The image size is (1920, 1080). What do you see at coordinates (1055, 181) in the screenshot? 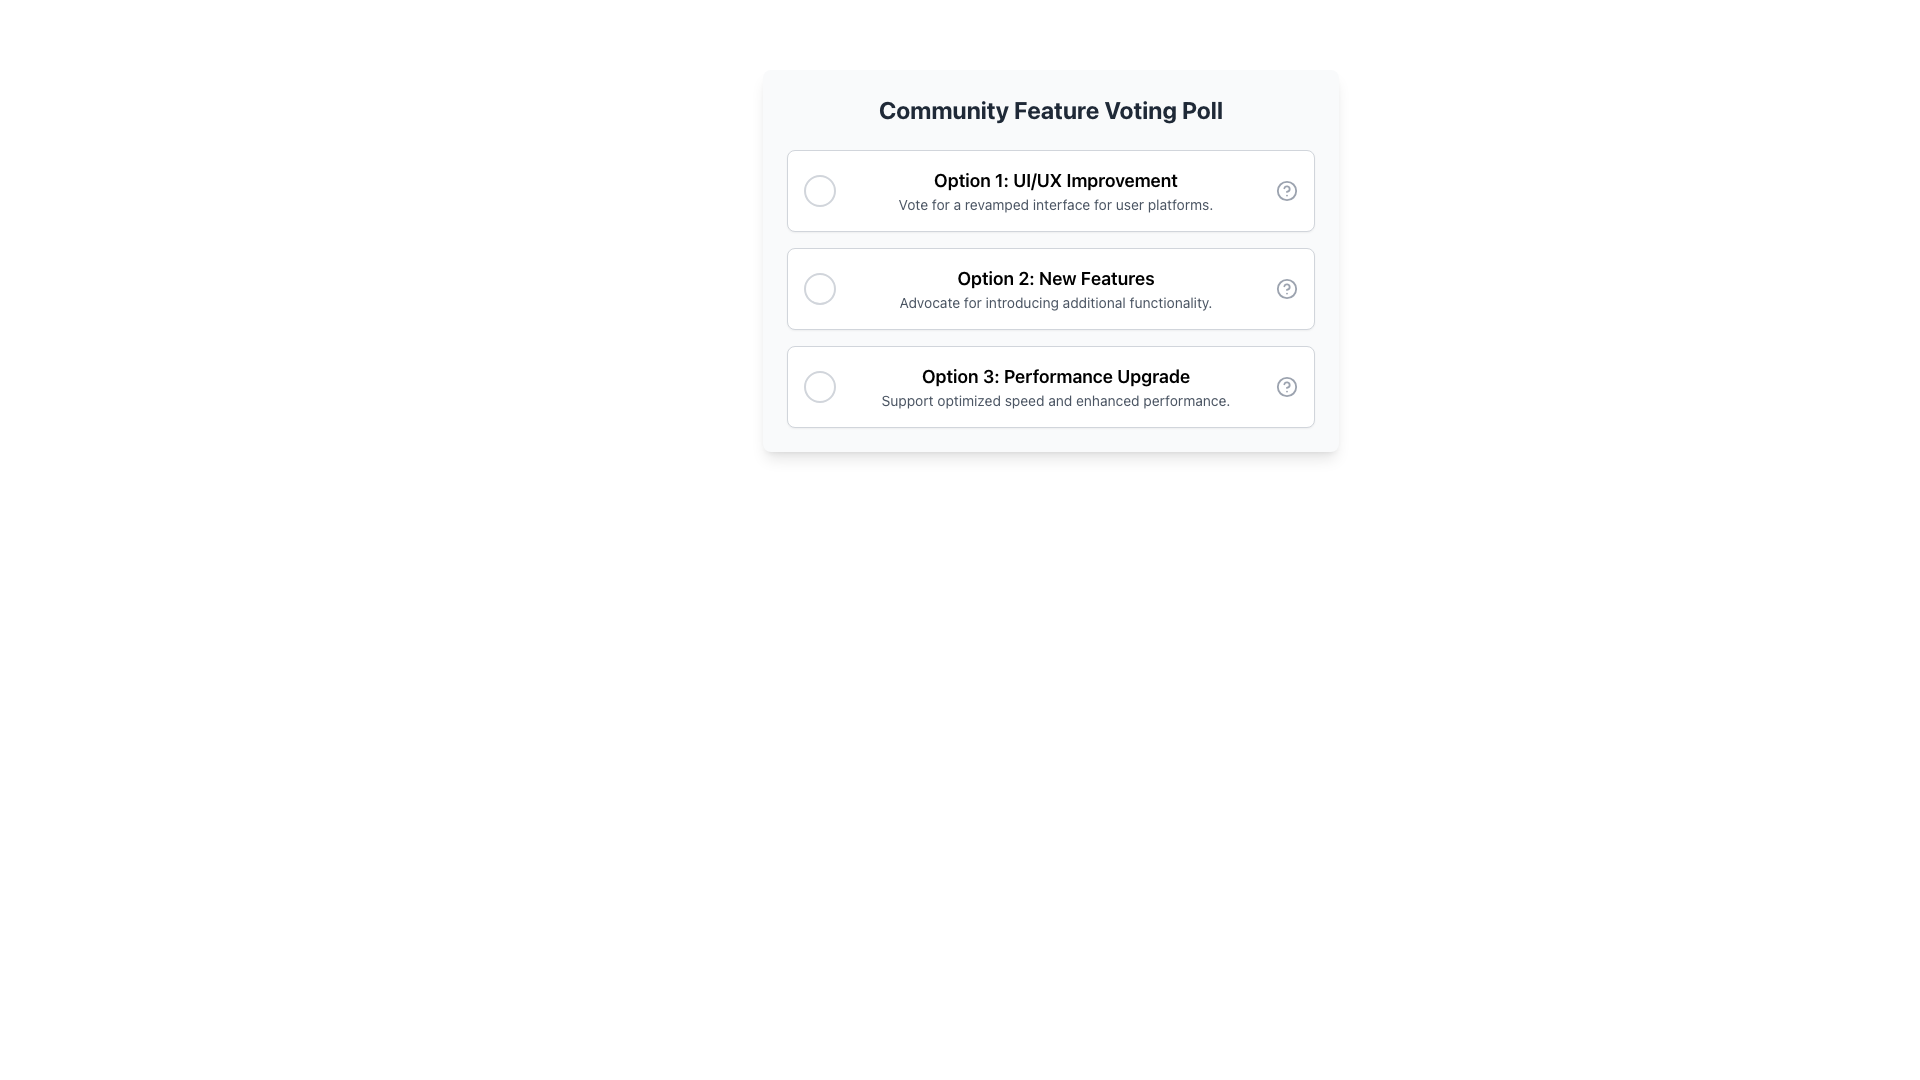
I see `text of the title for the first option in the 'Community Feature Voting Poll', which is positioned above the description text and below the main poll heading` at bounding box center [1055, 181].